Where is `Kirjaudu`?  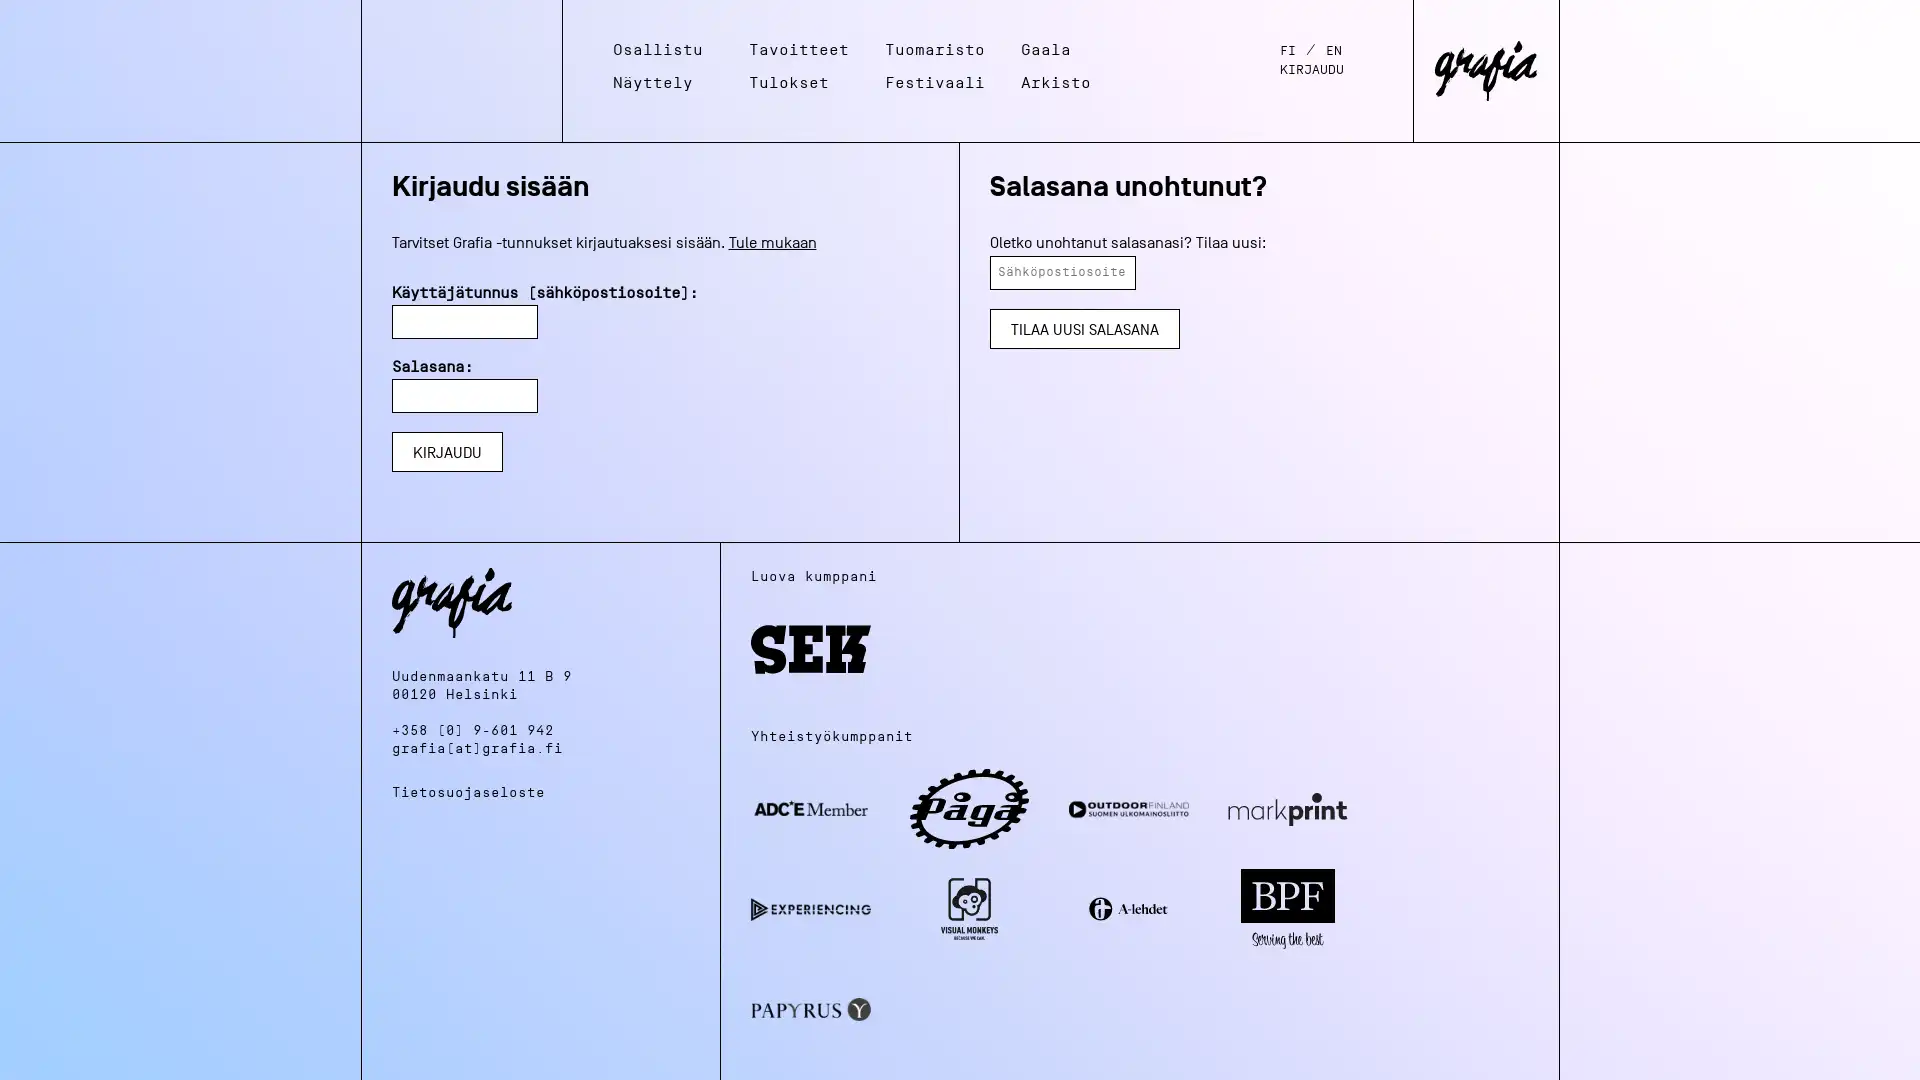 Kirjaudu is located at coordinates (445, 451).